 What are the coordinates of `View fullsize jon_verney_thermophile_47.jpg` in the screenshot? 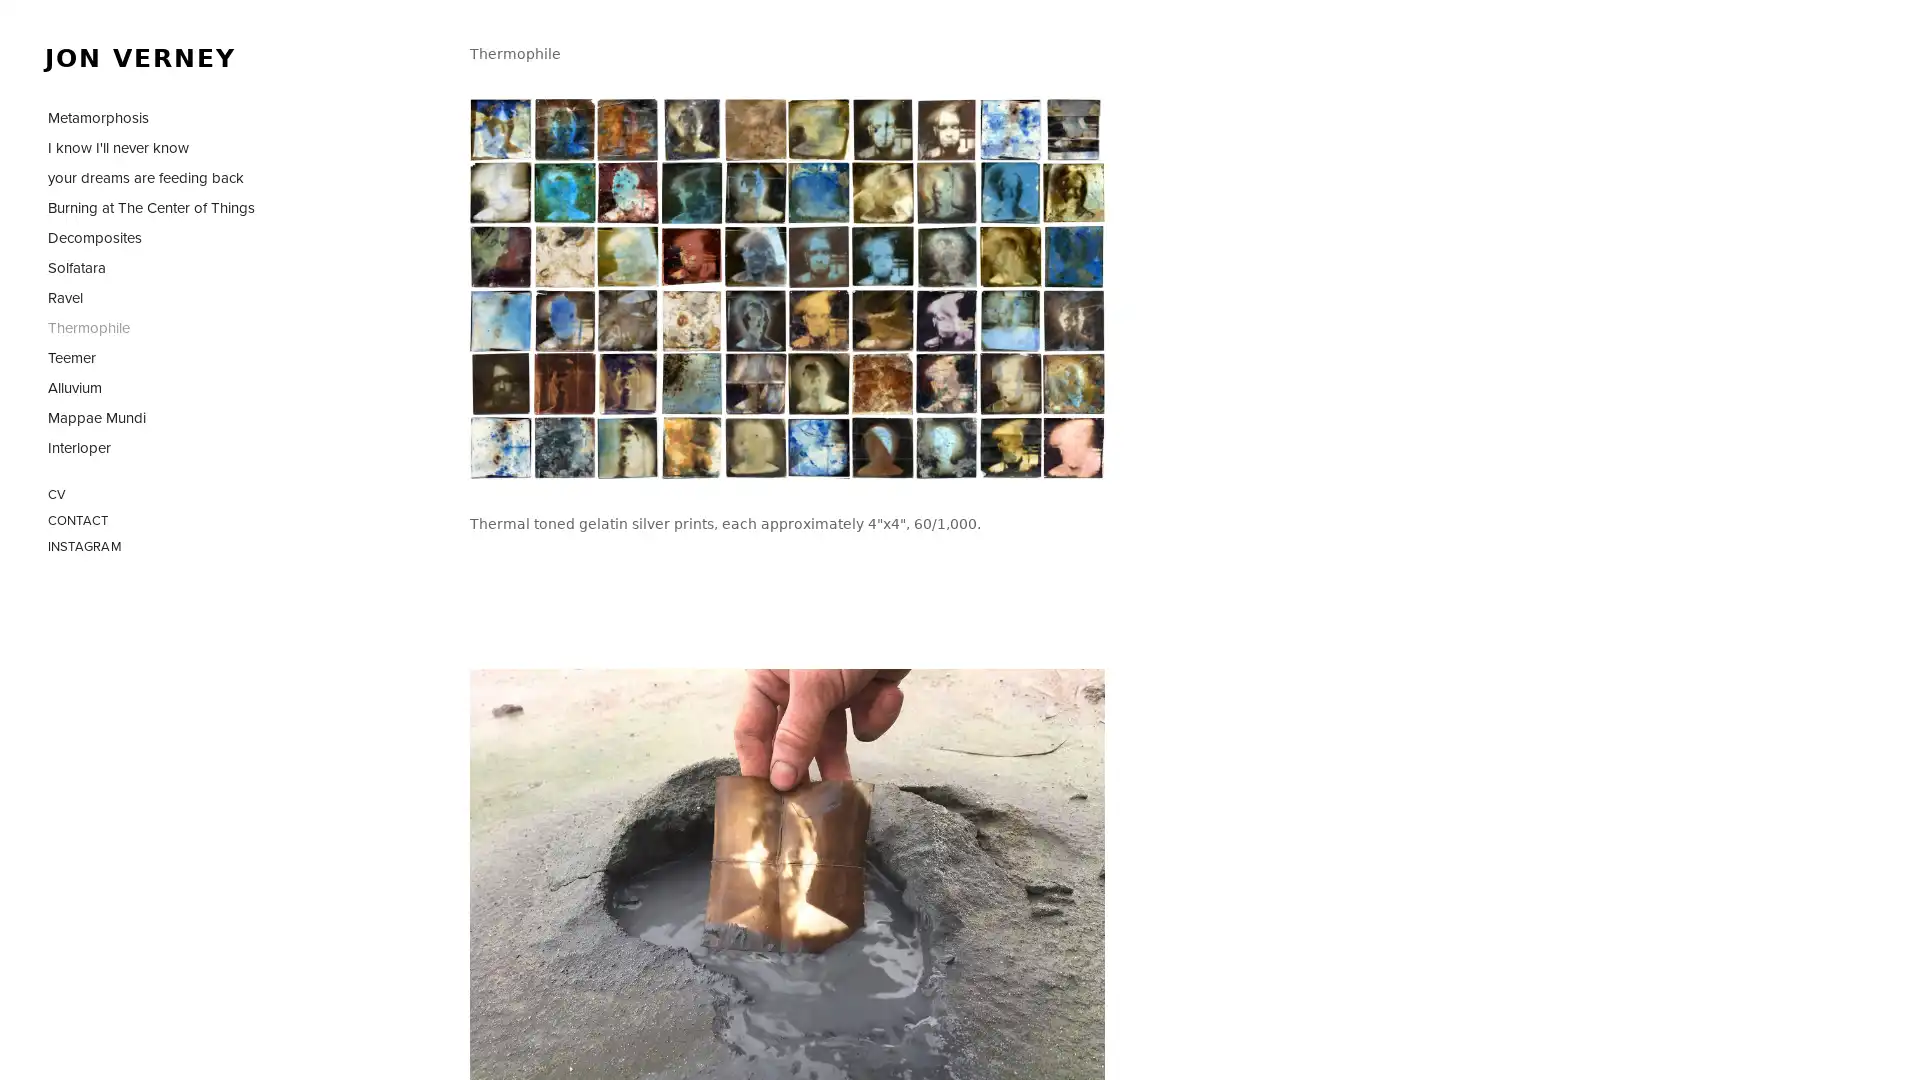 It's located at (881, 128).